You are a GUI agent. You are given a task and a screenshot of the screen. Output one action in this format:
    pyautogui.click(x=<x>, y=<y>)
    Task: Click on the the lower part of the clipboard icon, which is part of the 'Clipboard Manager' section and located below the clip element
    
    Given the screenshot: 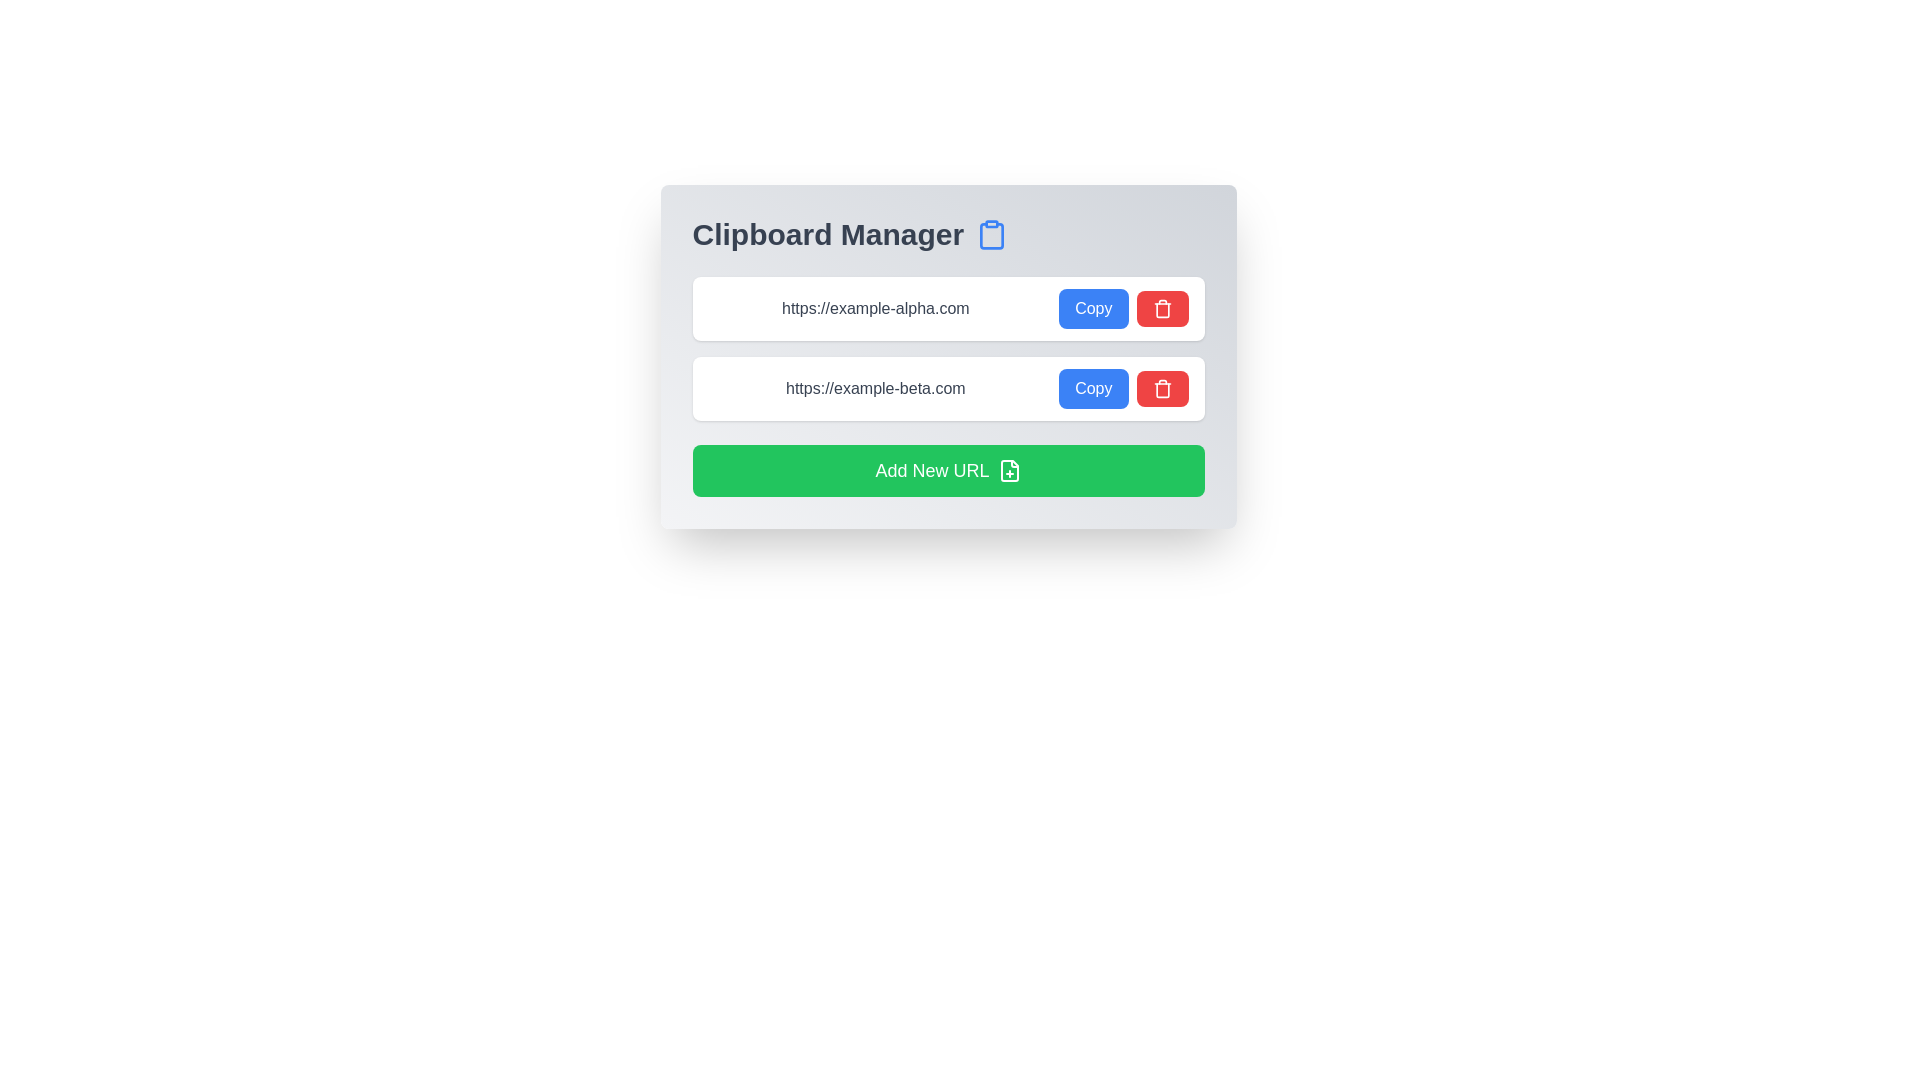 What is the action you would take?
    pyautogui.click(x=992, y=235)
    